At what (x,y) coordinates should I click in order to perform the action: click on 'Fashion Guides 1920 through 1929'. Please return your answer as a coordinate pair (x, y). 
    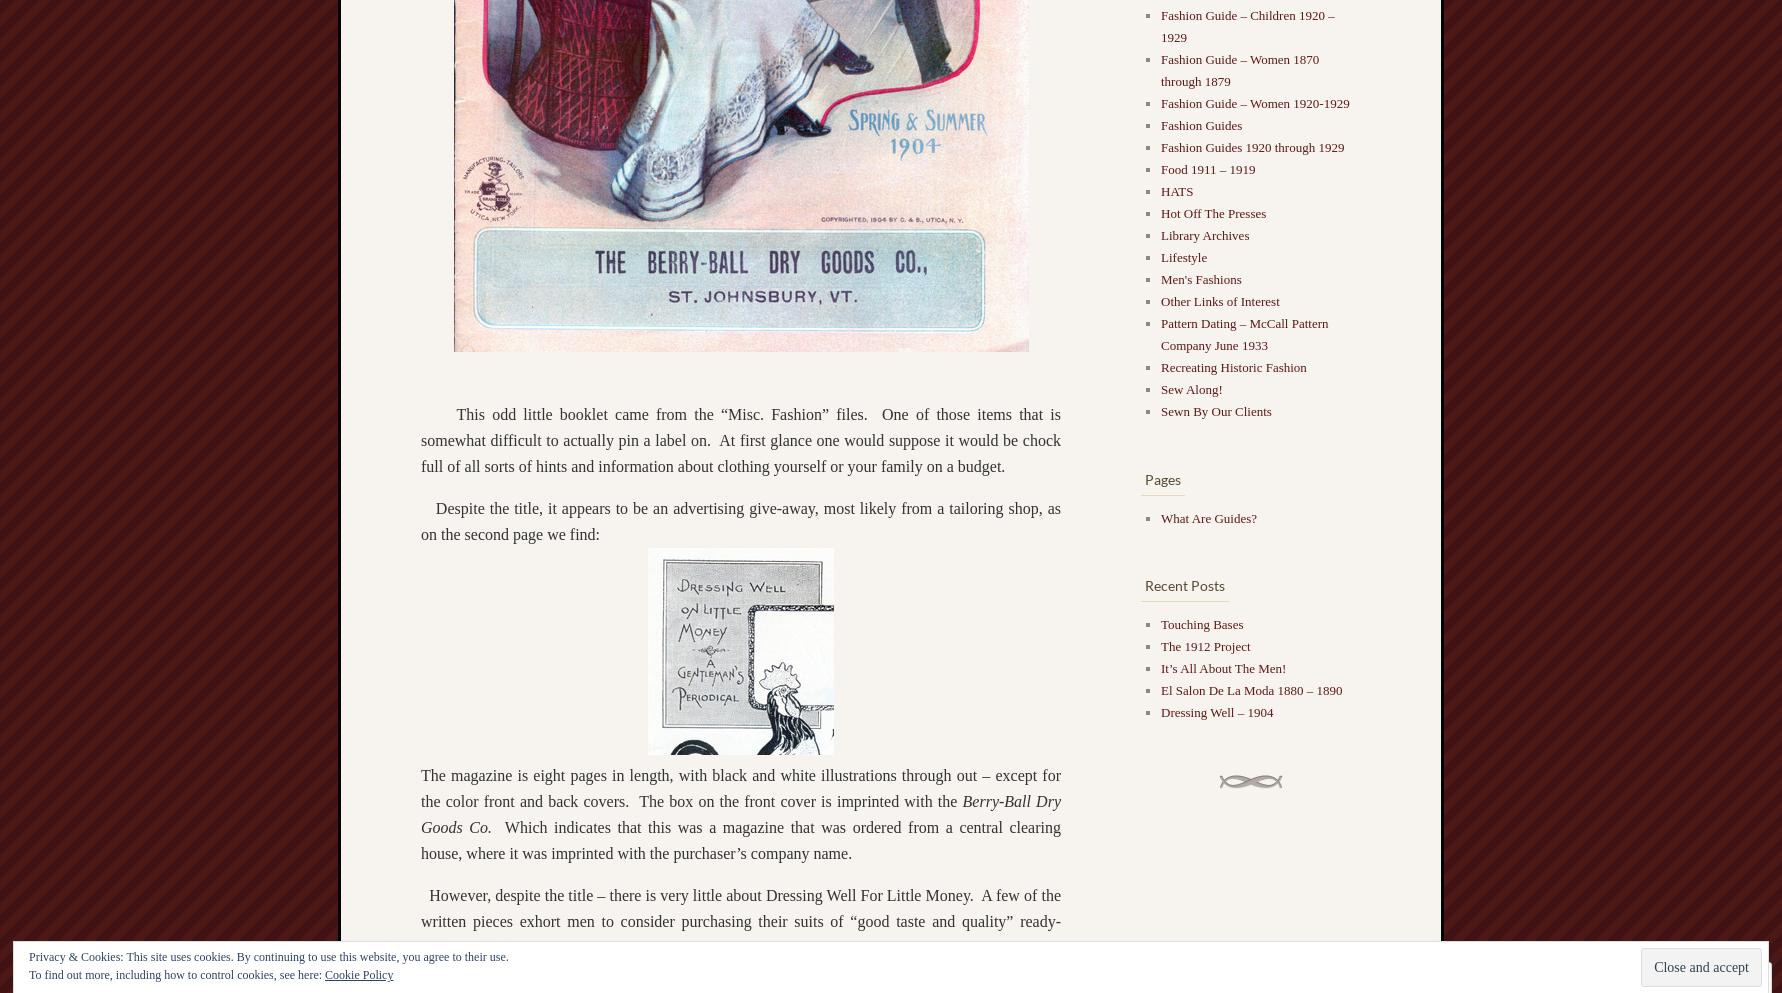
    Looking at the image, I should click on (1252, 147).